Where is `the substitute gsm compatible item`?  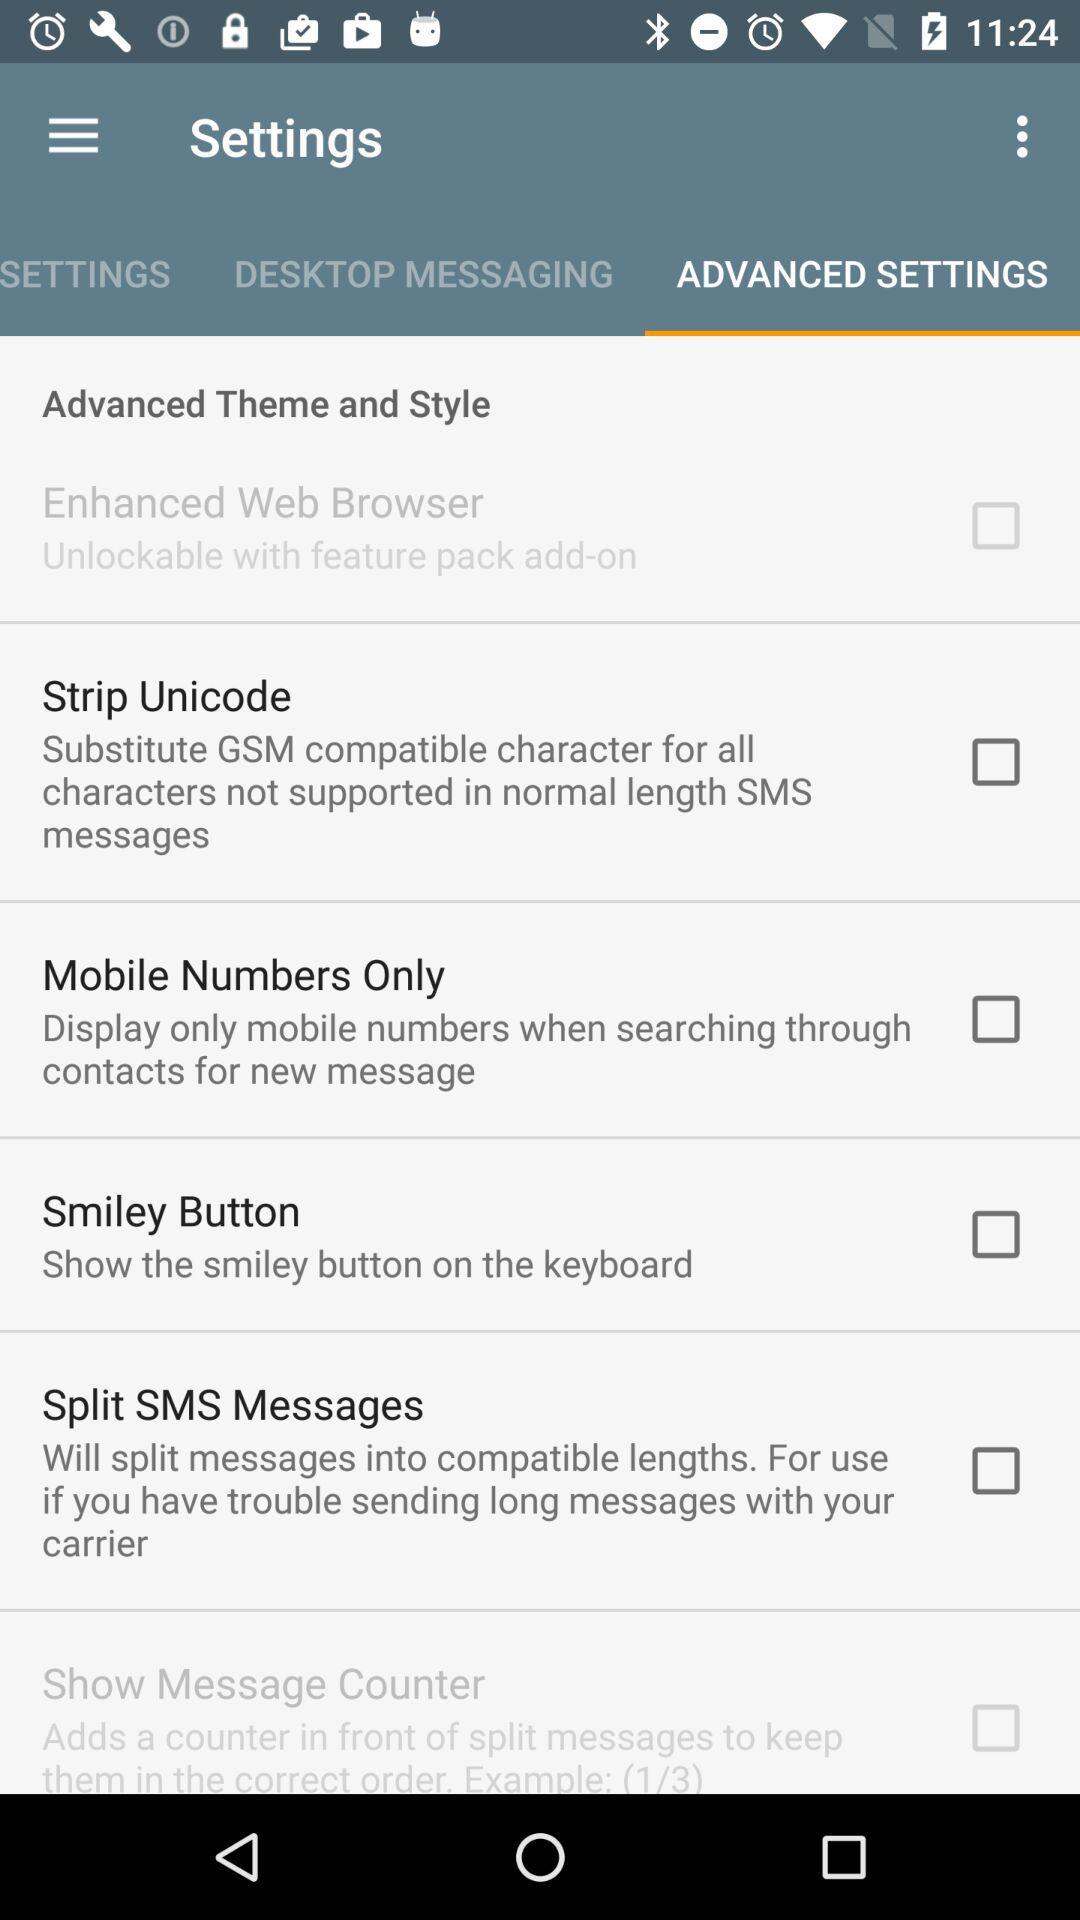
the substitute gsm compatible item is located at coordinates (477, 789).